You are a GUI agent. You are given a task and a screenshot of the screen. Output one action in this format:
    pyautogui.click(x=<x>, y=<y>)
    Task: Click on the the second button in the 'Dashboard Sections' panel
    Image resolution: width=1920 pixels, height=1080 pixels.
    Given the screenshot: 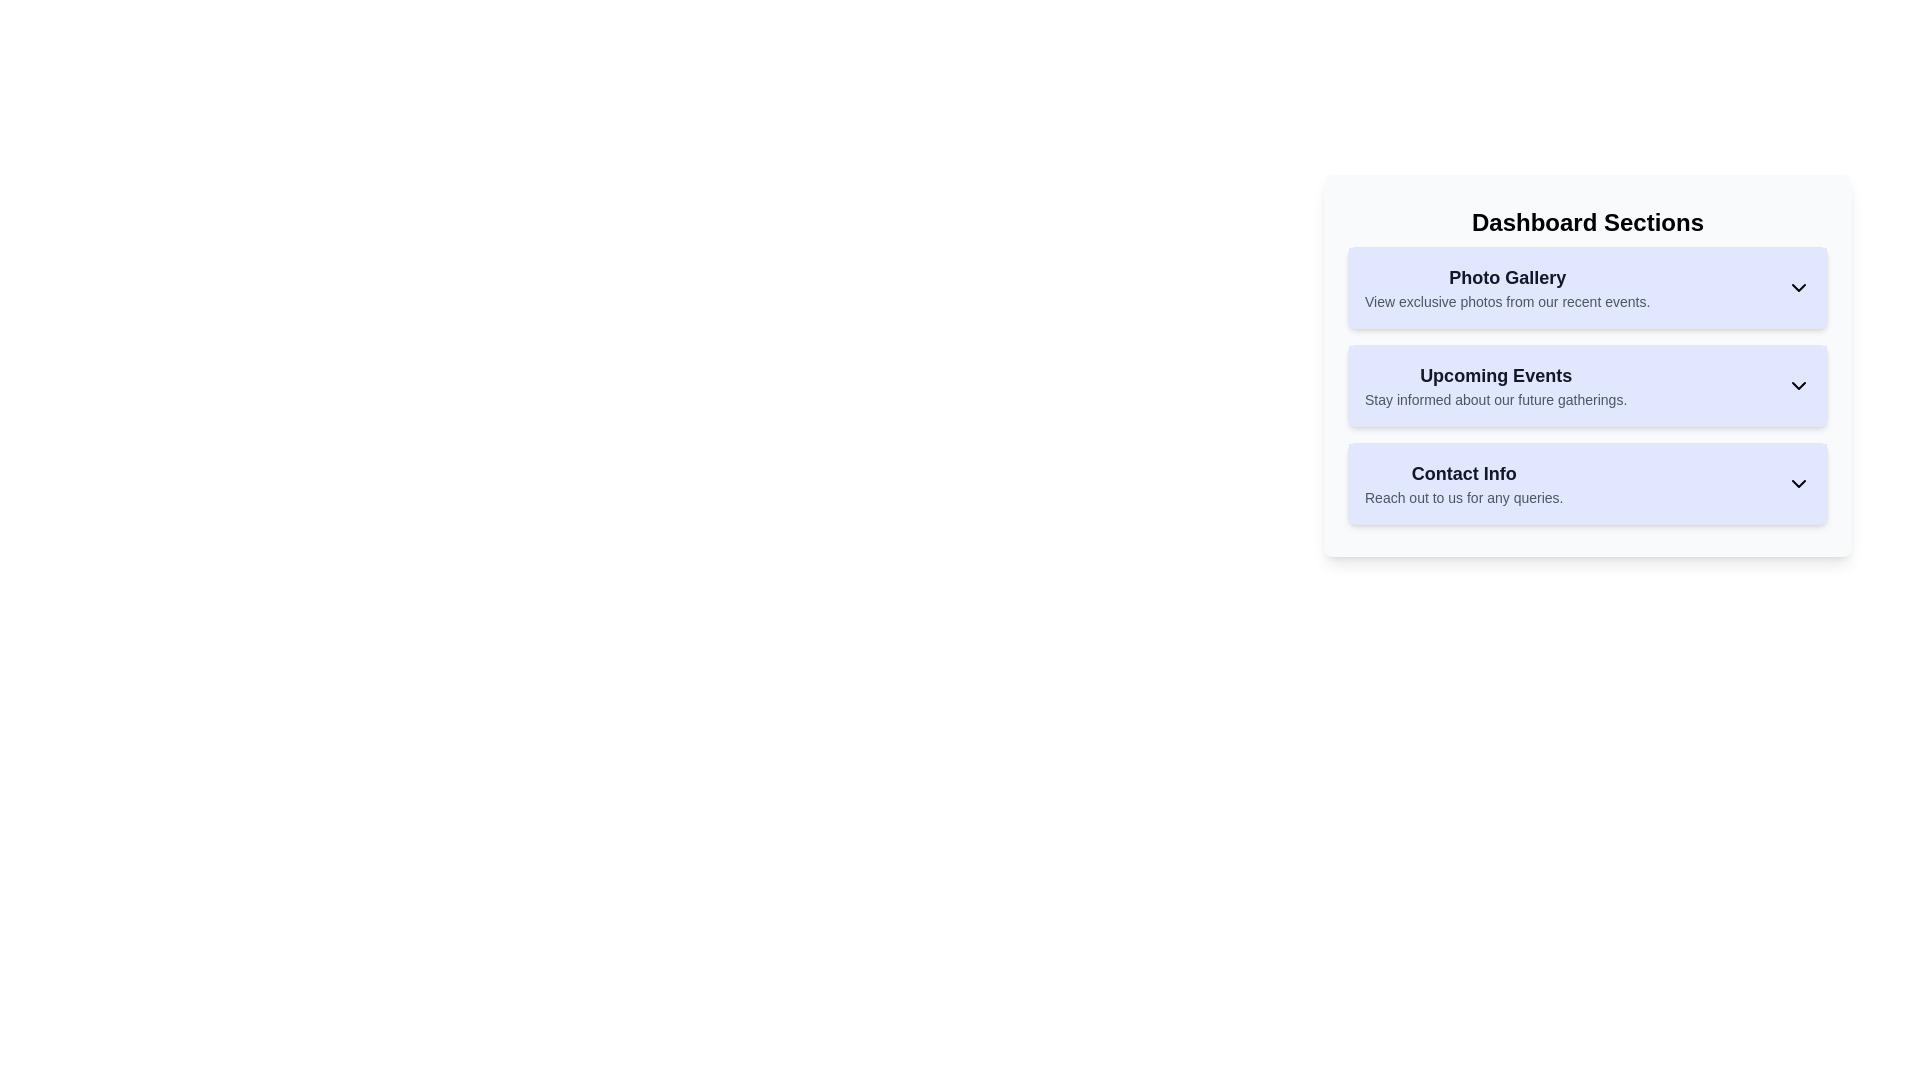 What is the action you would take?
    pyautogui.click(x=1587, y=385)
    